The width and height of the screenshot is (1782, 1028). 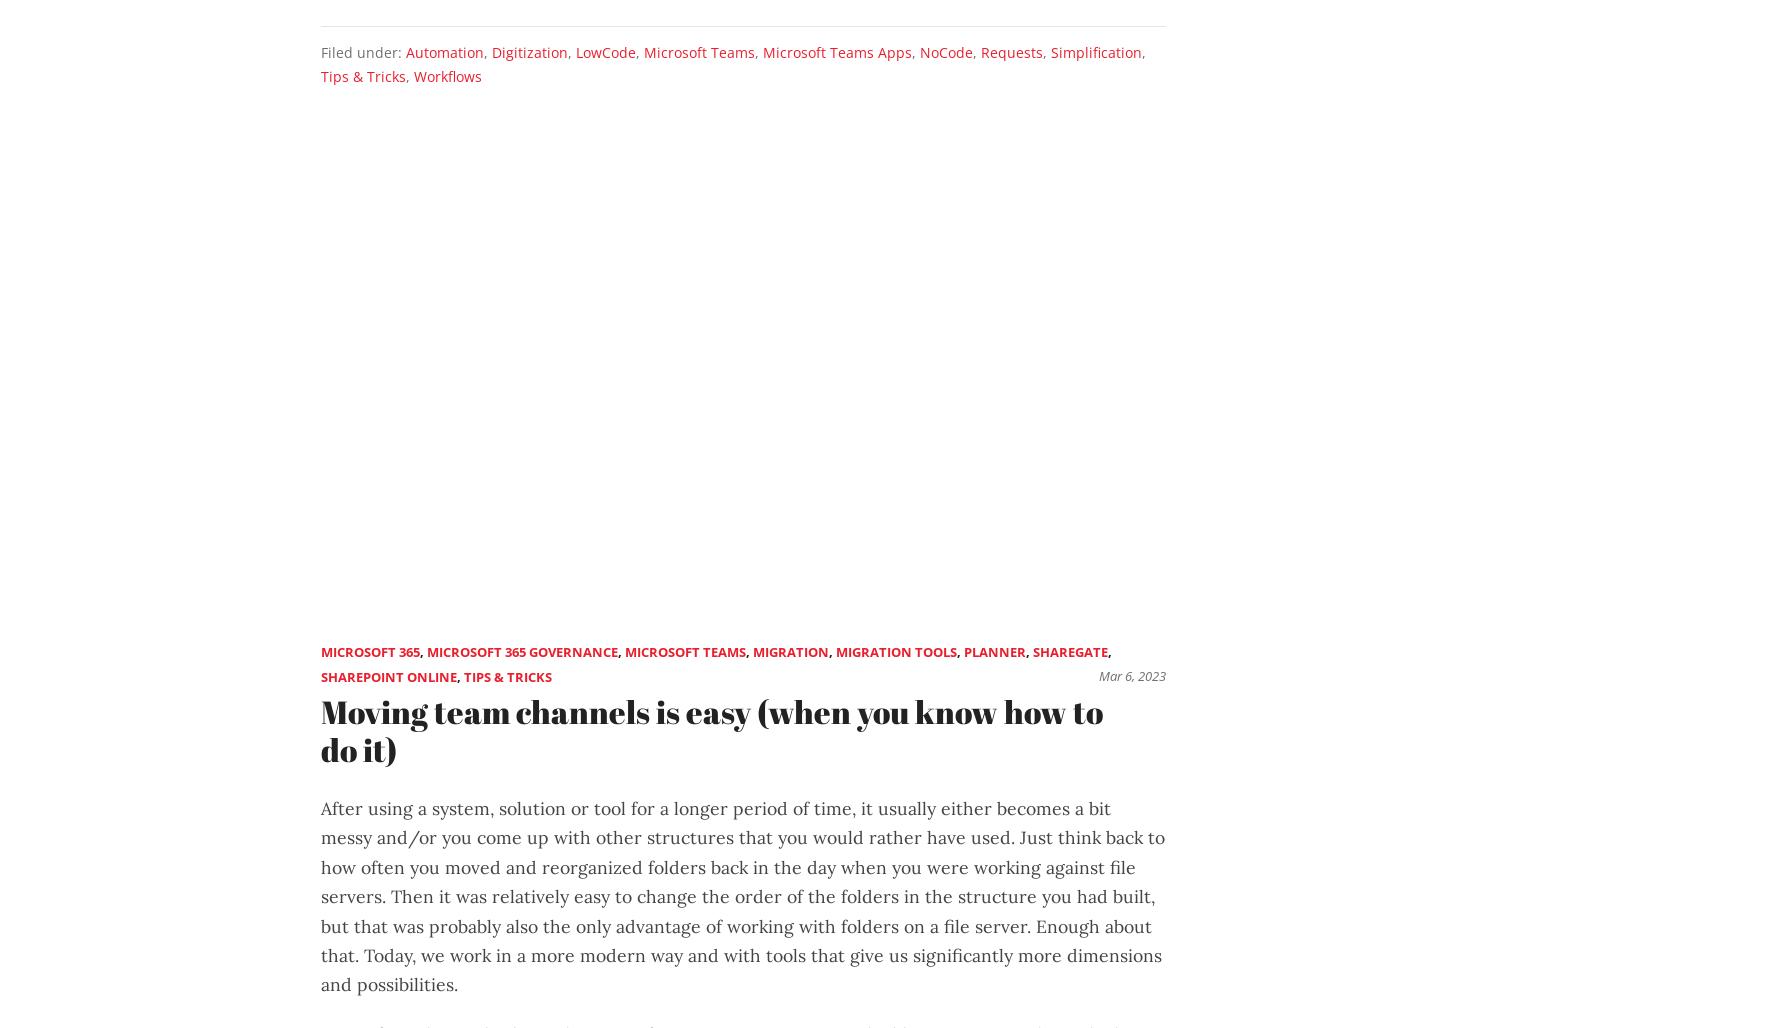 What do you see at coordinates (1132, 674) in the screenshot?
I see `'Mar 6, 2023'` at bounding box center [1132, 674].